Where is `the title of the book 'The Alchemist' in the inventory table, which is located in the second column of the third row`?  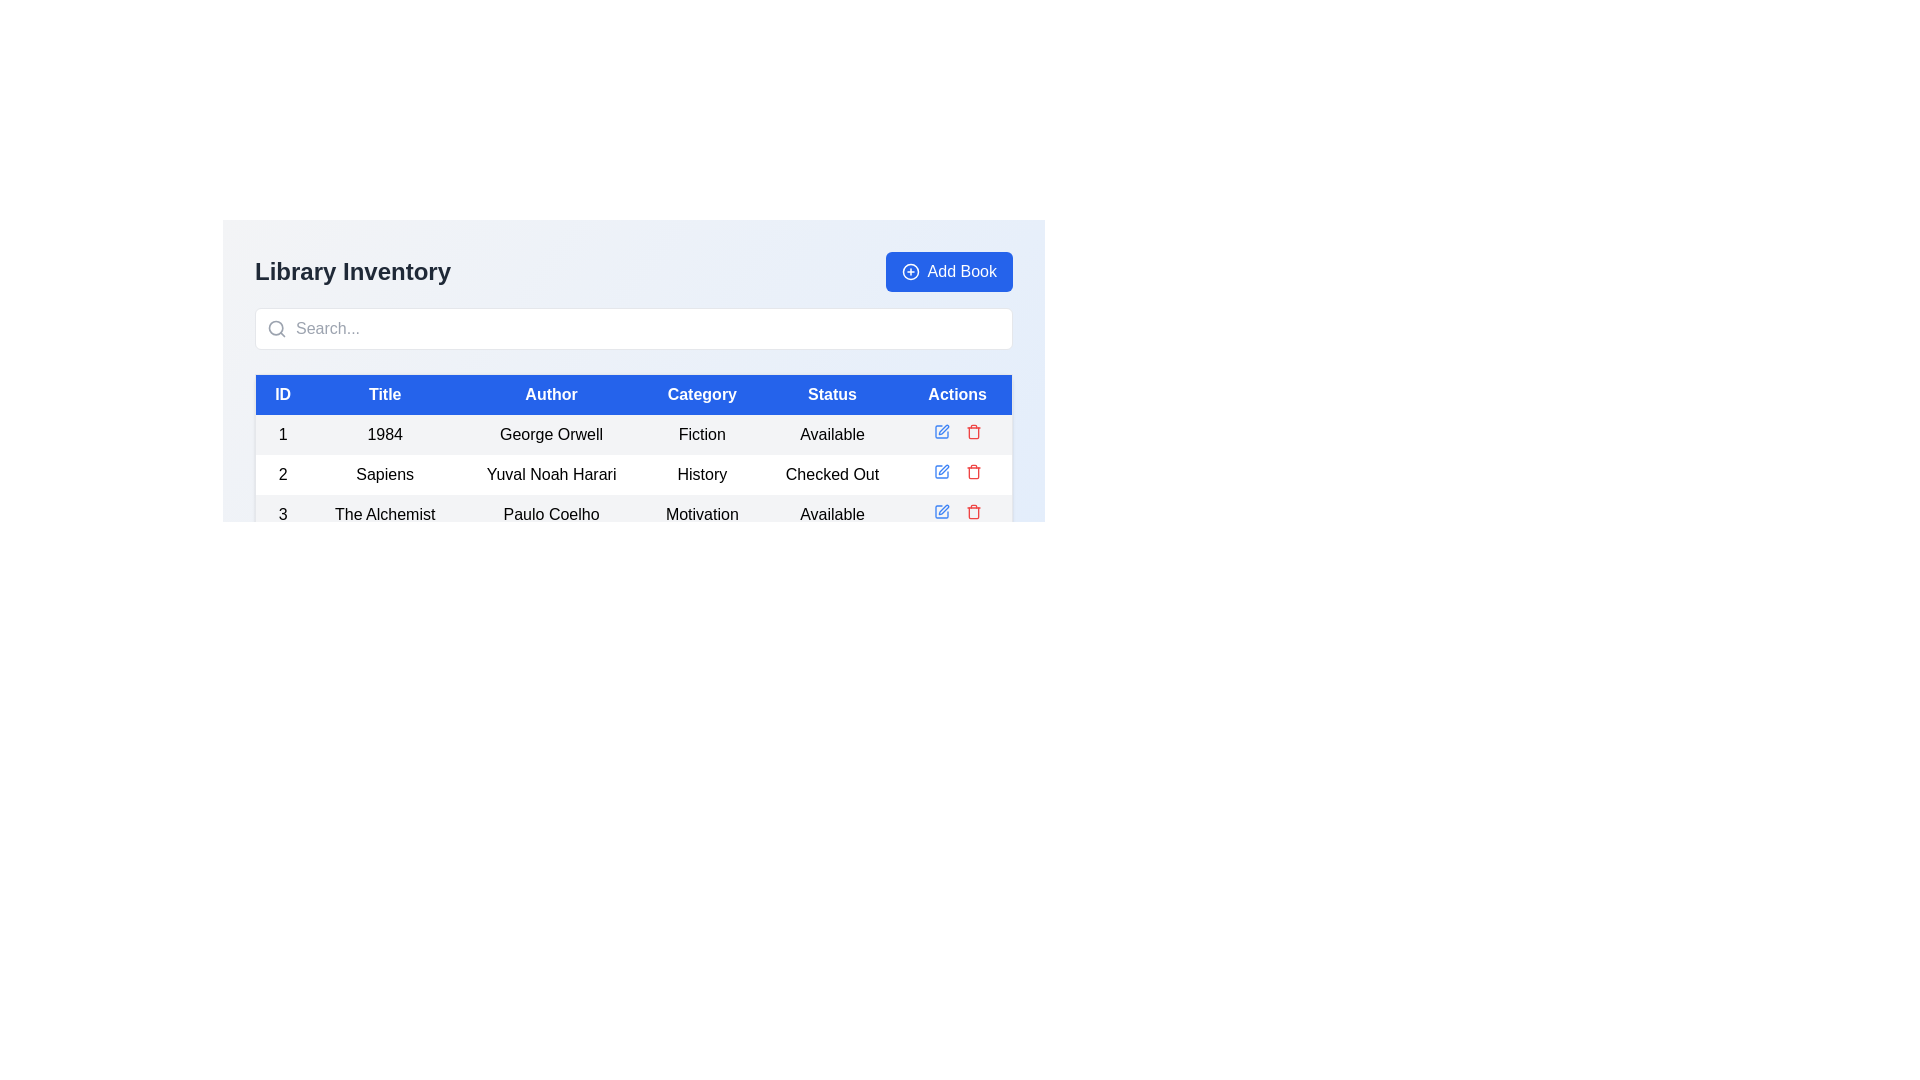
the title of the book 'The Alchemist' in the inventory table, which is located in the second column of the third row is located at coordinates (385, 514).